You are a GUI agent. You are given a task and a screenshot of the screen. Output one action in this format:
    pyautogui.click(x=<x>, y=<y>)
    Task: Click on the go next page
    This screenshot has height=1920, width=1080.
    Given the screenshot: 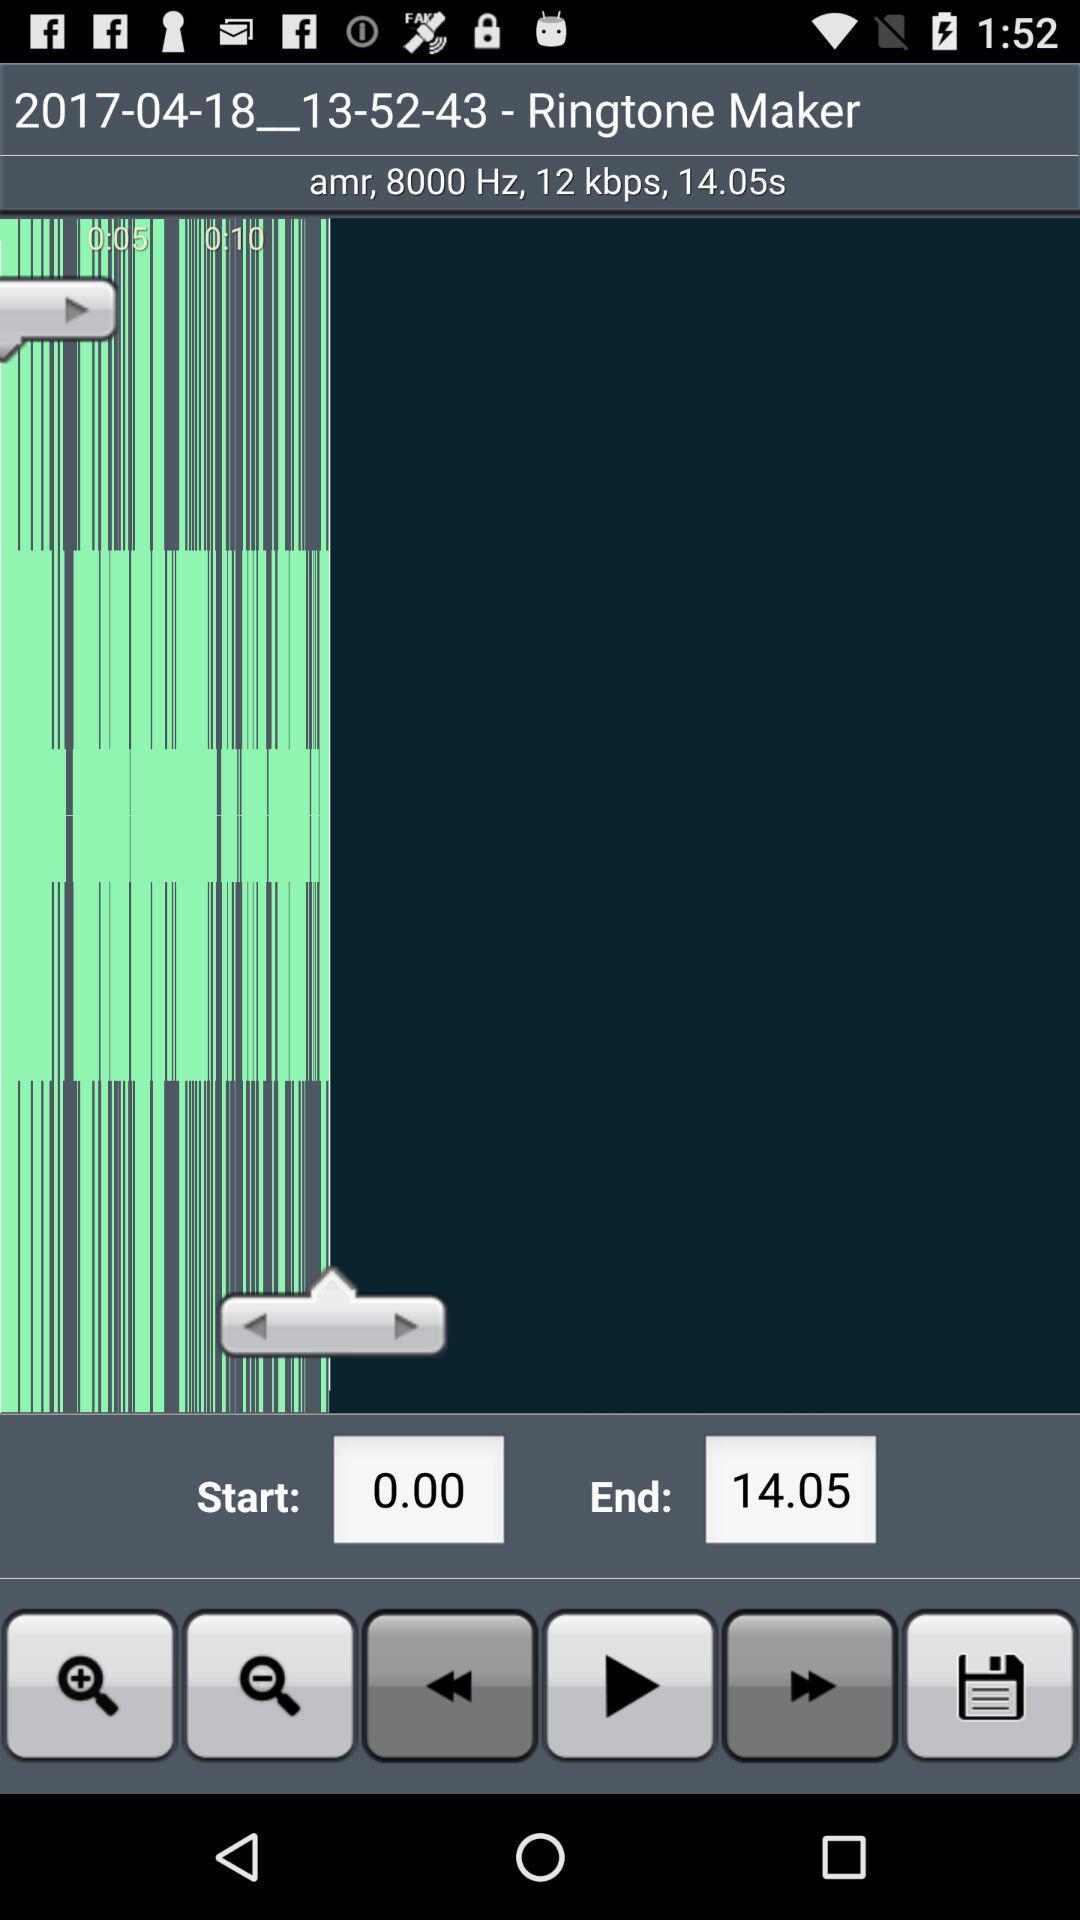 What is the action you would take?
    pyautogui.click(x=810, y=1684)
    